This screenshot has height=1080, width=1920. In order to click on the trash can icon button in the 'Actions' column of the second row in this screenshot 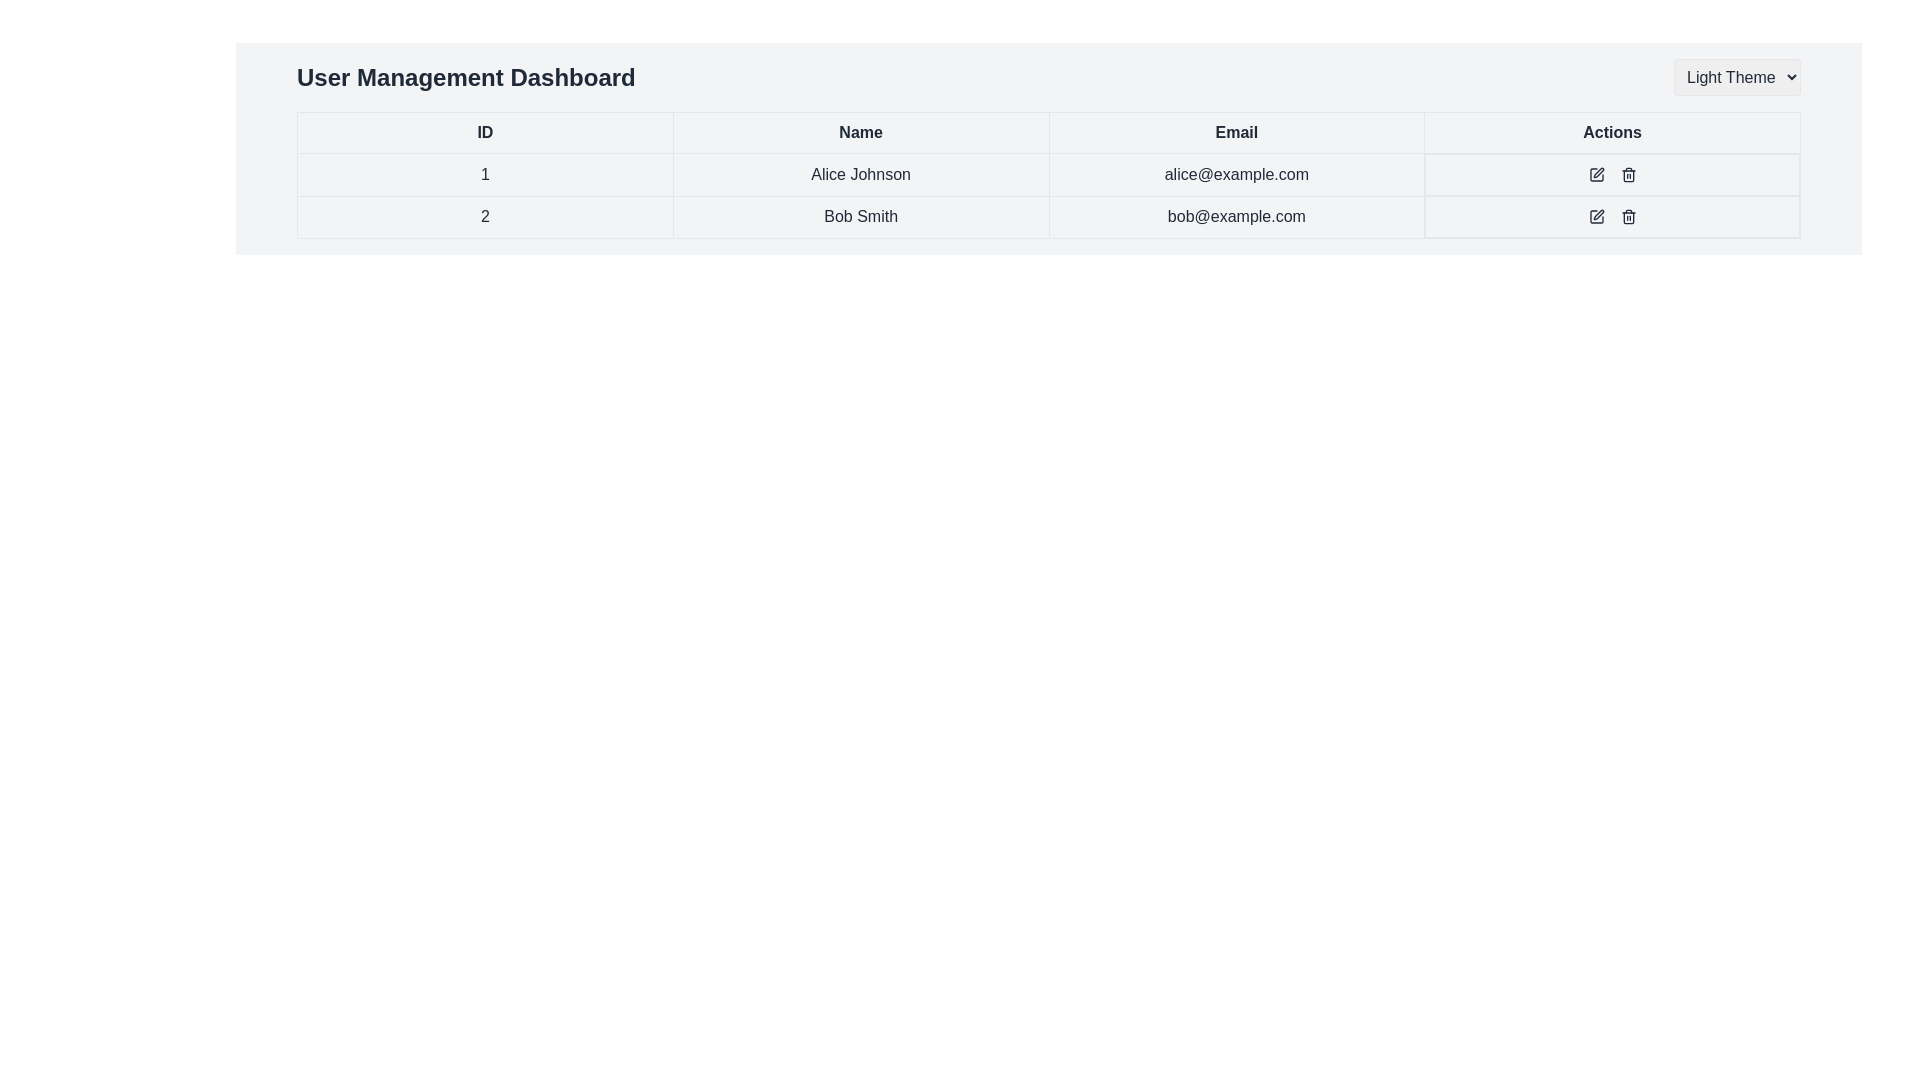, I will do `click(1628, 216)`.